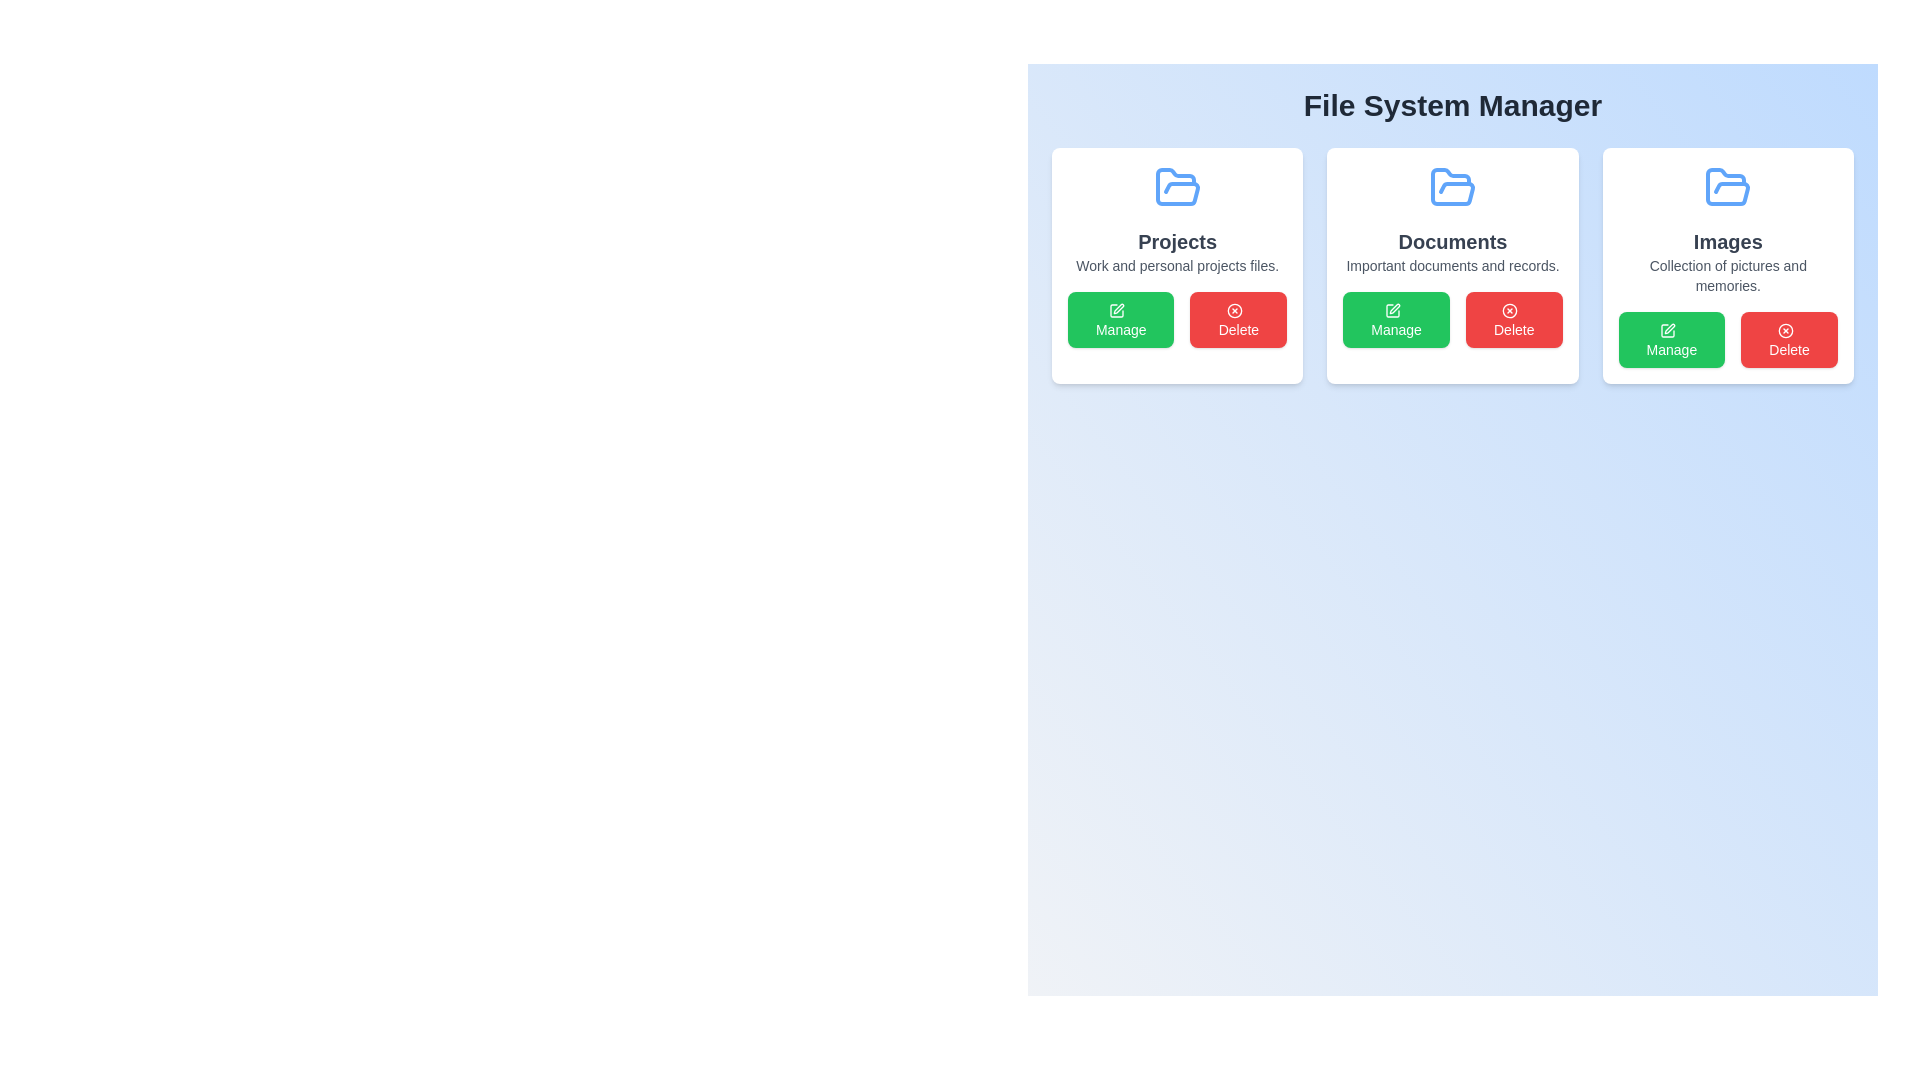 Image resolution: width=1920 pixels, height=1080 pixels. Describe the element at coordinates (1514, 319) in the screenshot. I see `the second button in the 'Documents' card` at that location.